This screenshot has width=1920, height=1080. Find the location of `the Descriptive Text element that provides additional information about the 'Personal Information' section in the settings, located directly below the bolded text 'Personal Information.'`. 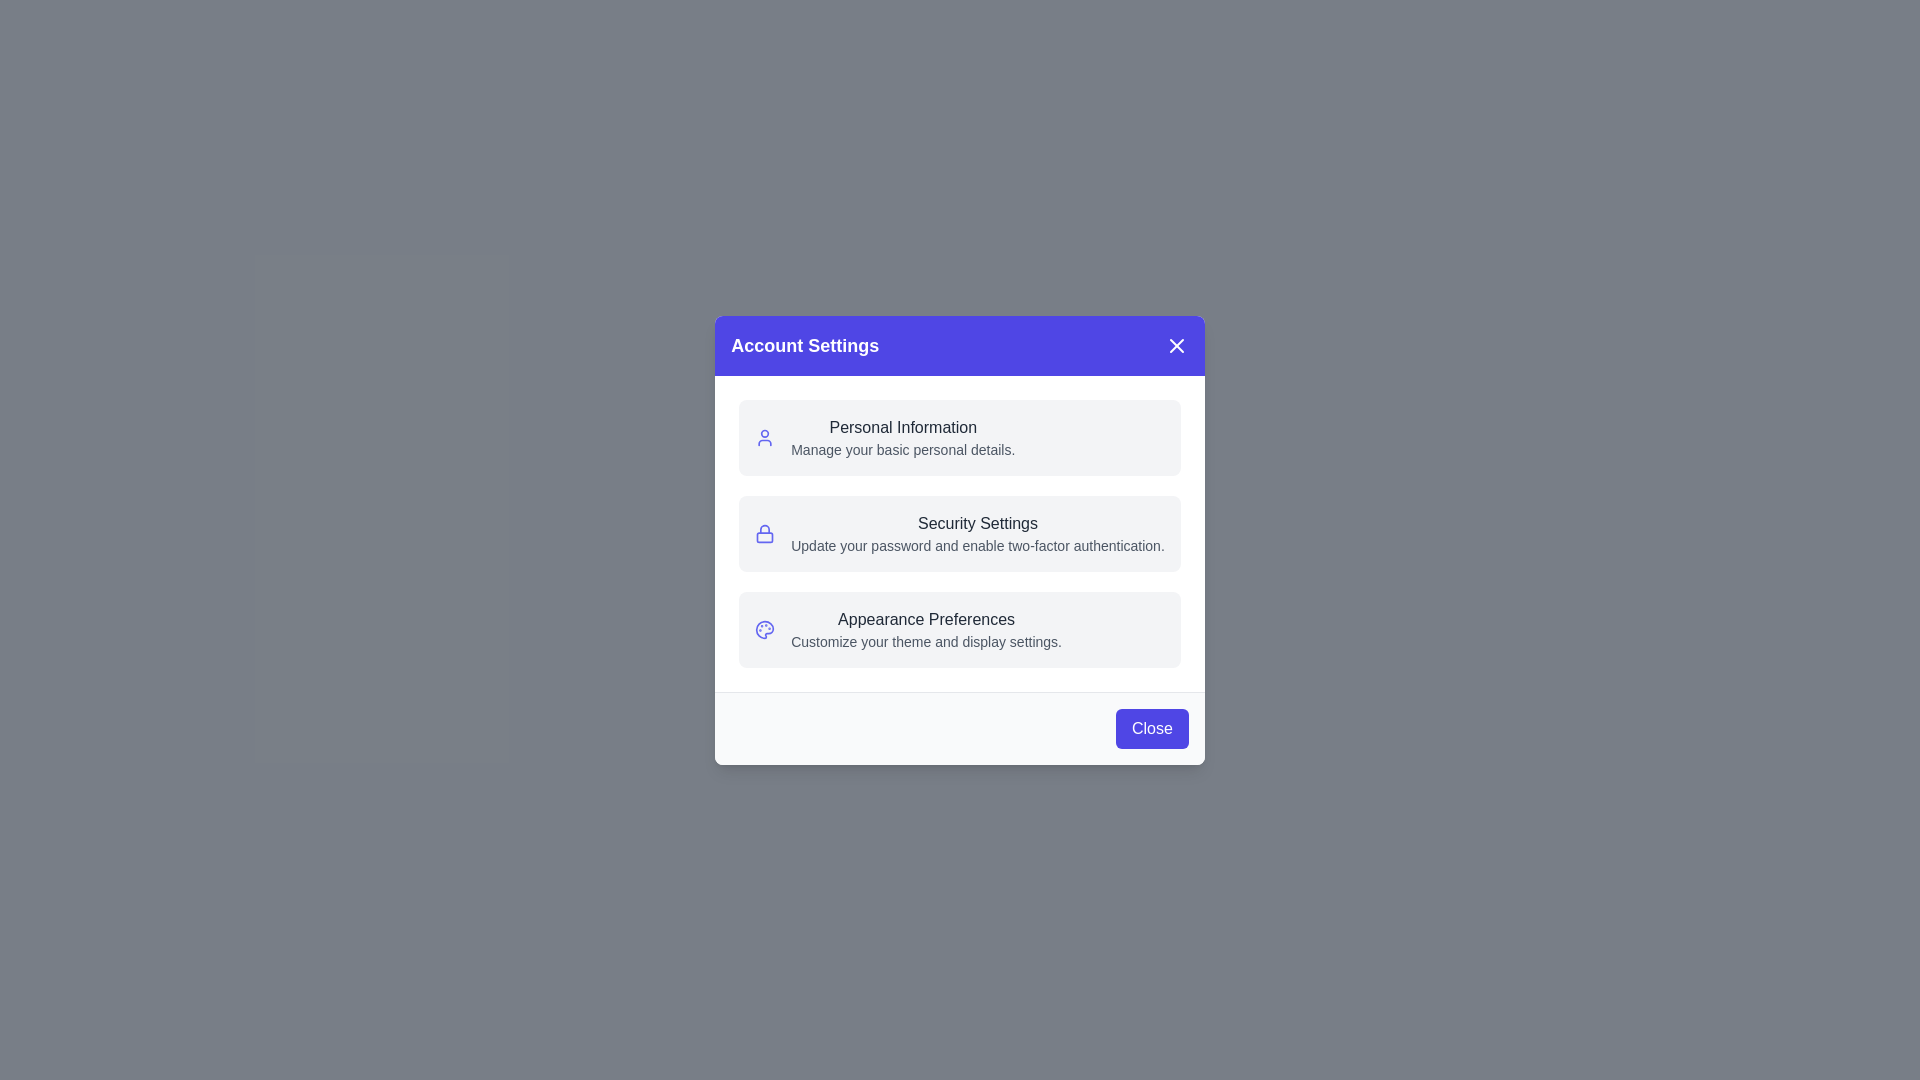

the Descriptive Text element that provides additional information about the 'Personal Information' section in the settings, located directly below the bolded text 'Personal Information.' is located at coordinates (902, 448).